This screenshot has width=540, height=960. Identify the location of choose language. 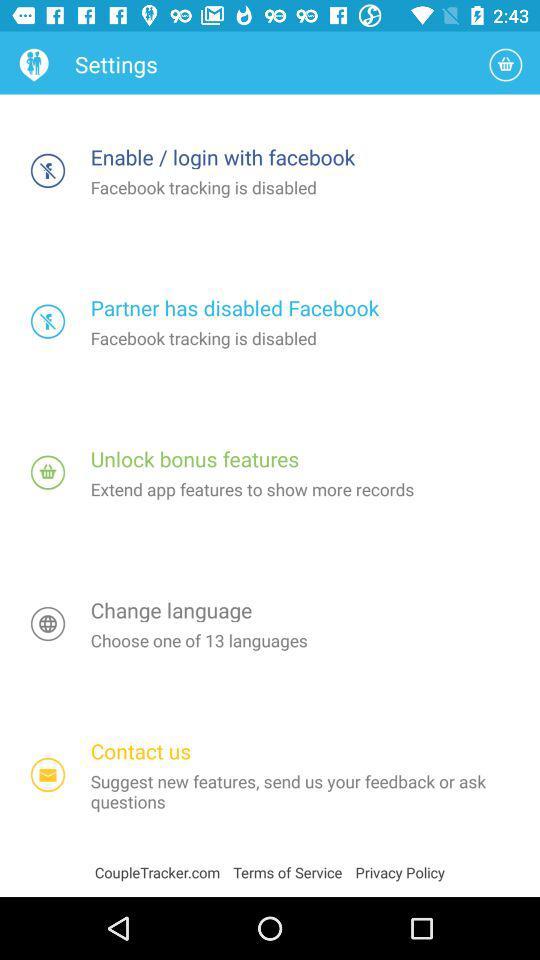
(48, 623).